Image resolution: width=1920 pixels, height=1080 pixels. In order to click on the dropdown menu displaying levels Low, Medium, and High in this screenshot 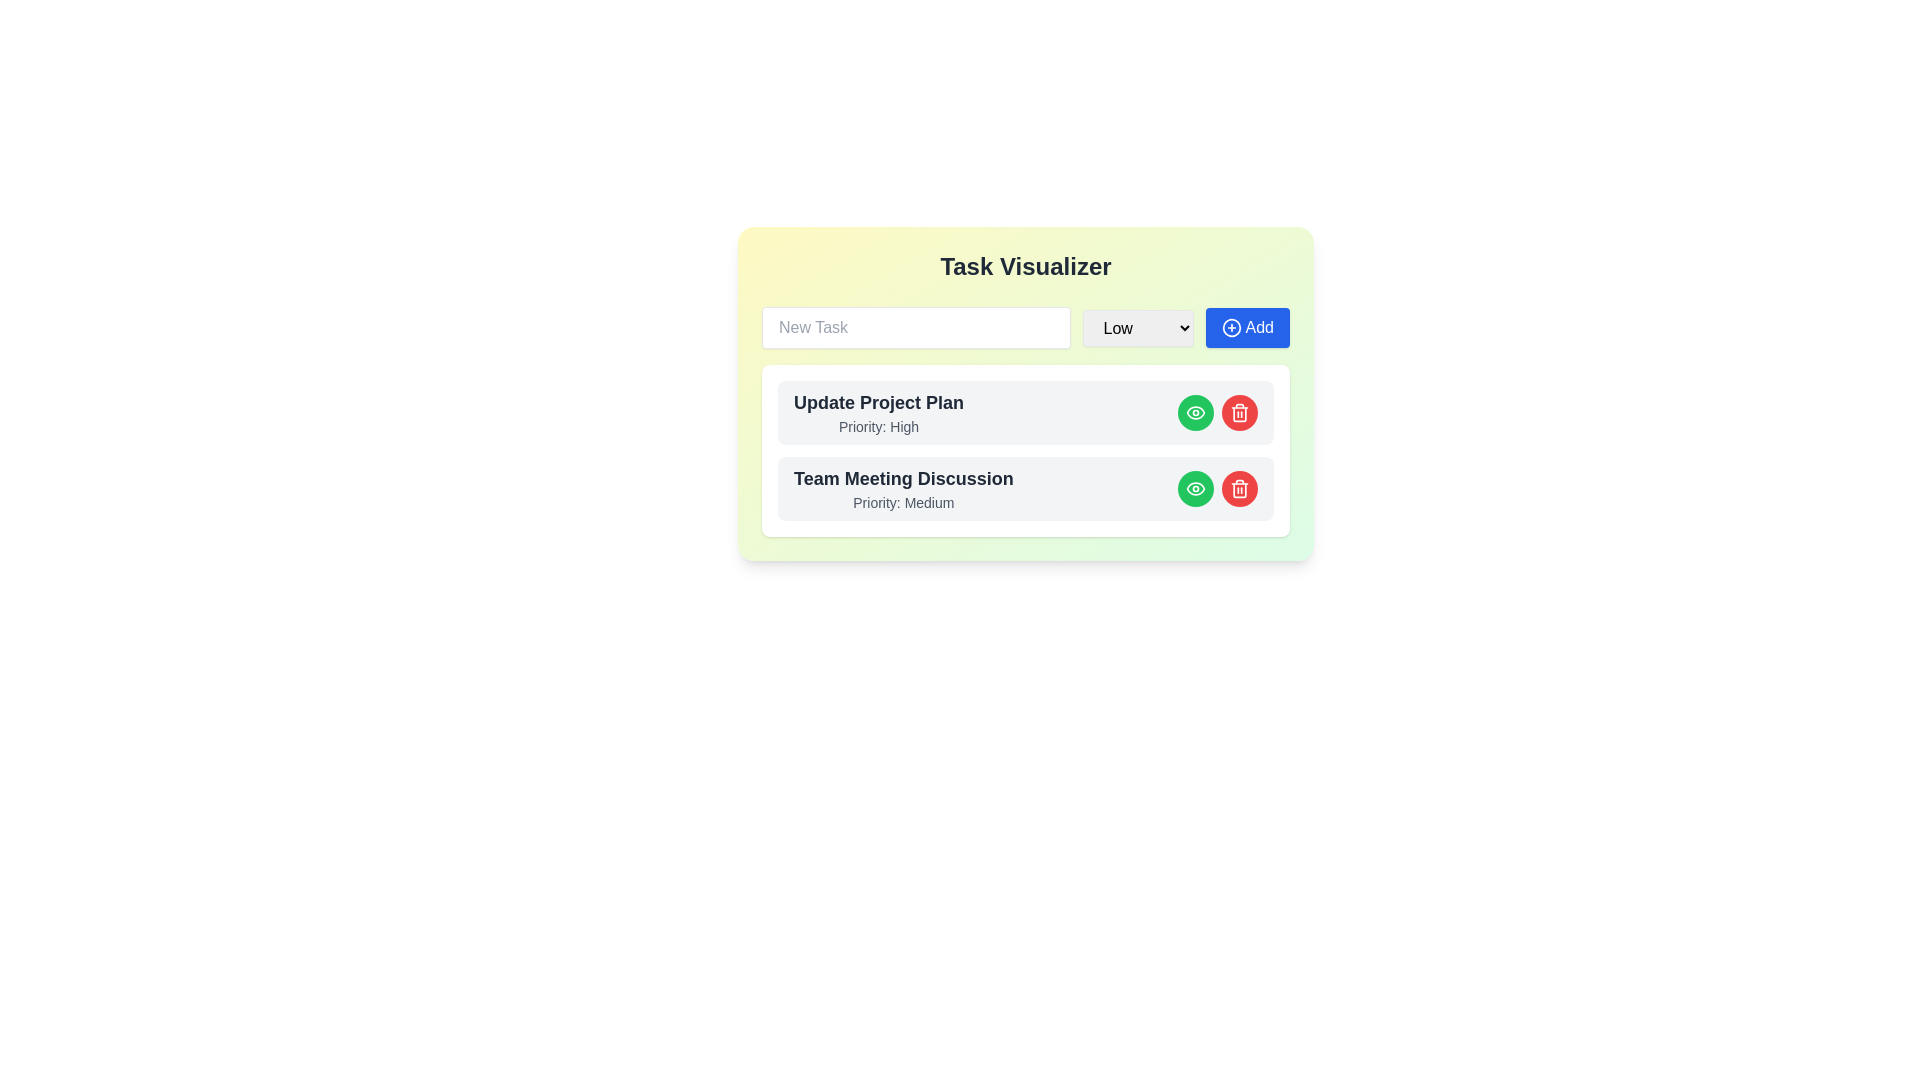, I will do `click(1137, 326)`.